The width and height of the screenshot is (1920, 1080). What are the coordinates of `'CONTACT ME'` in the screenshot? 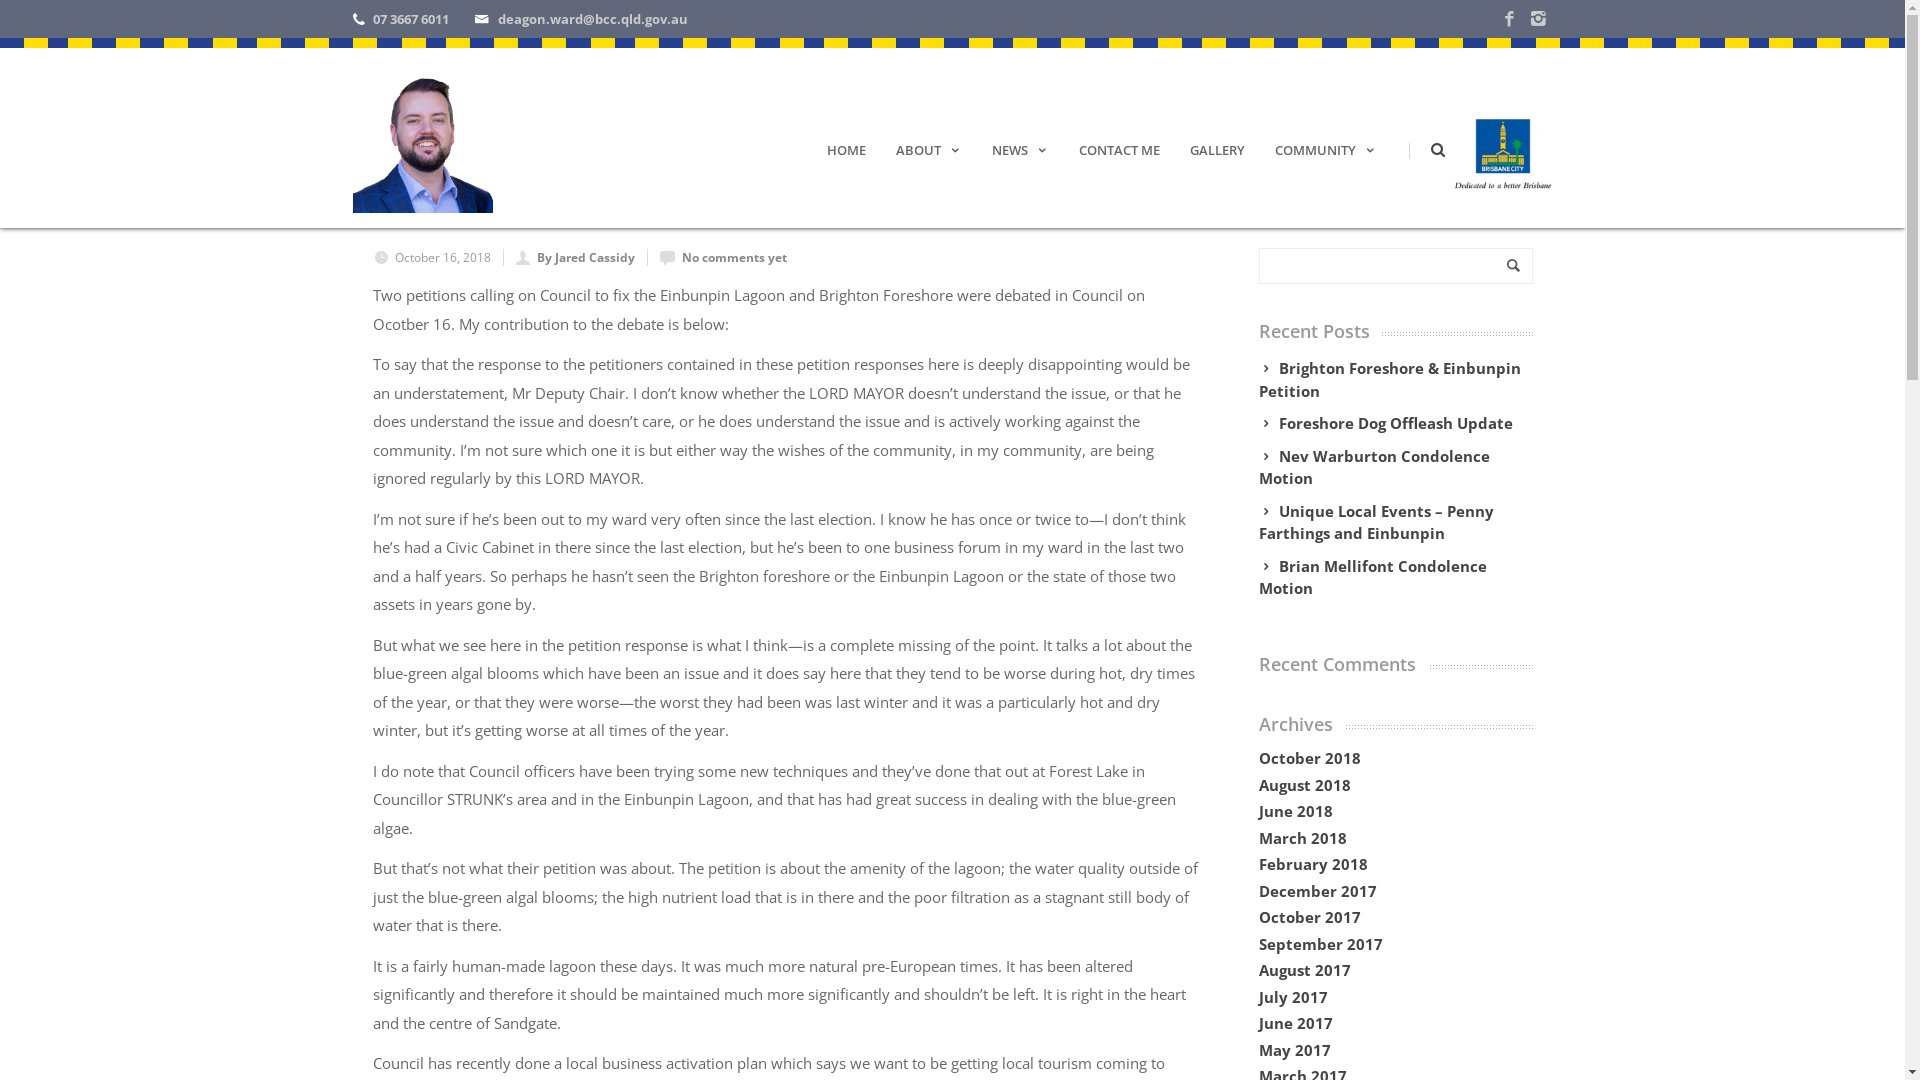 It's located at (1118, 146).